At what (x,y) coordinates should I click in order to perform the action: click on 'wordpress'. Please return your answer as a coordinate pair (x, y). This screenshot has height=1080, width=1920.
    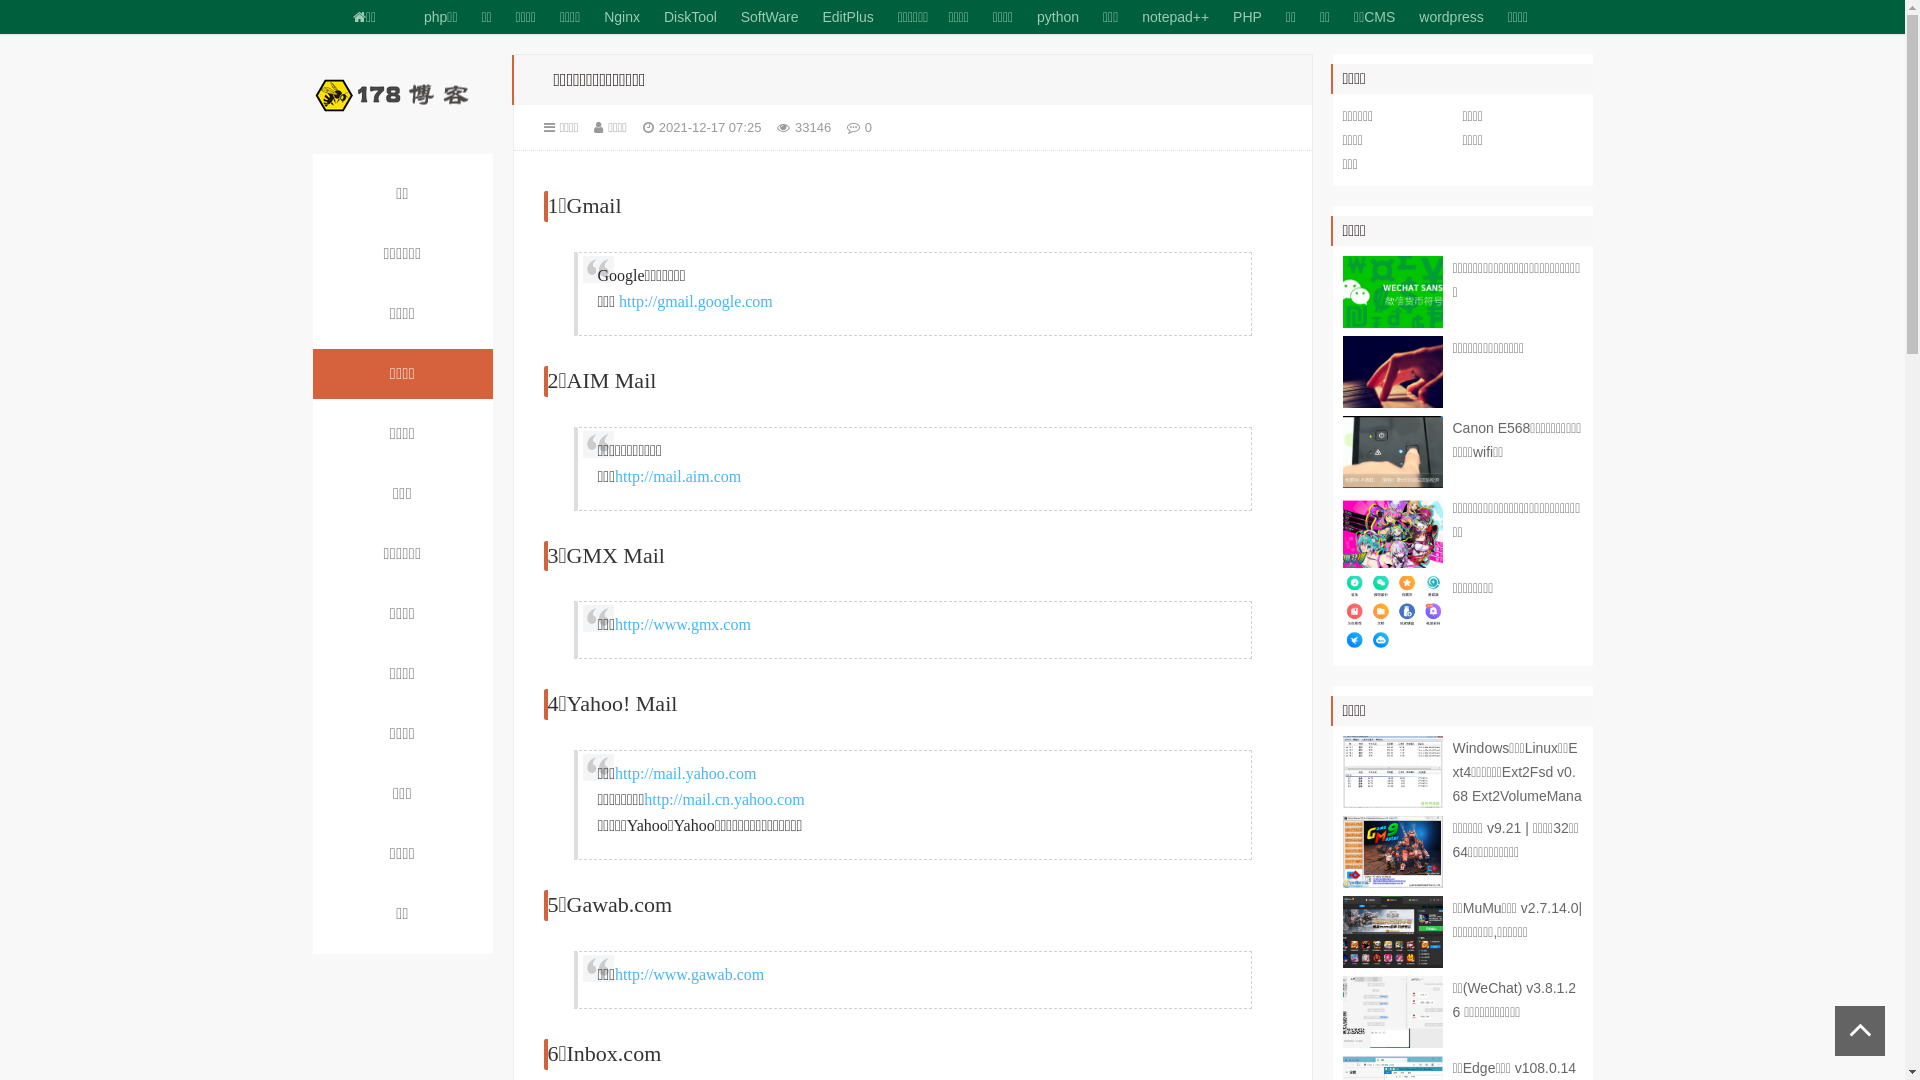
    Looking at the image, I should click on (1451, 16).